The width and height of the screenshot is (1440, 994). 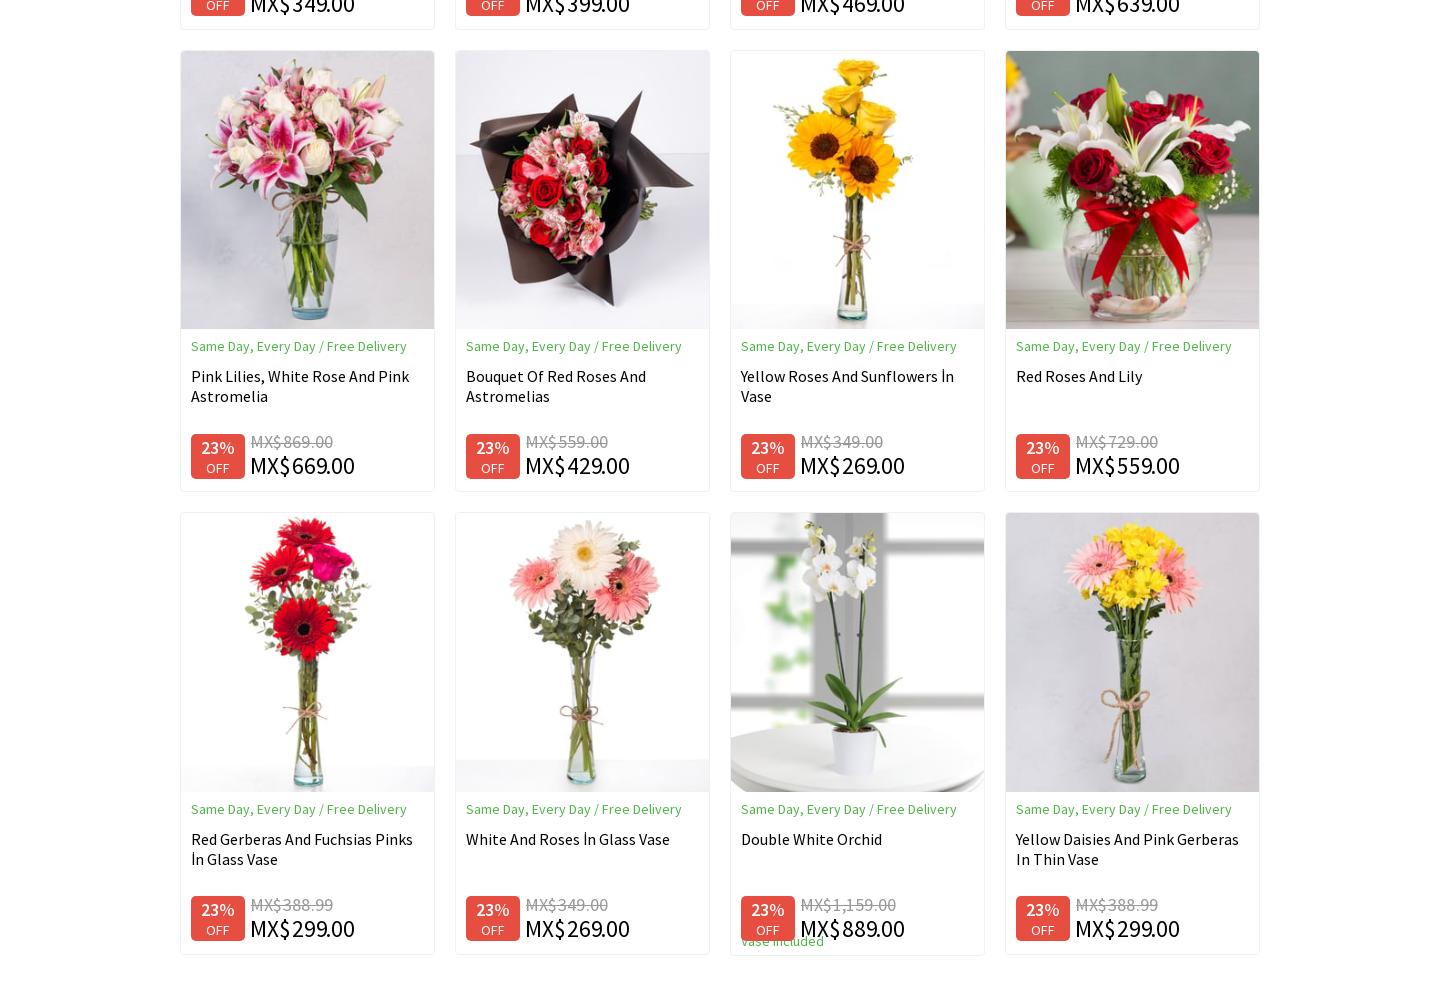 I want to click on '669', so click(x=310, y=464).